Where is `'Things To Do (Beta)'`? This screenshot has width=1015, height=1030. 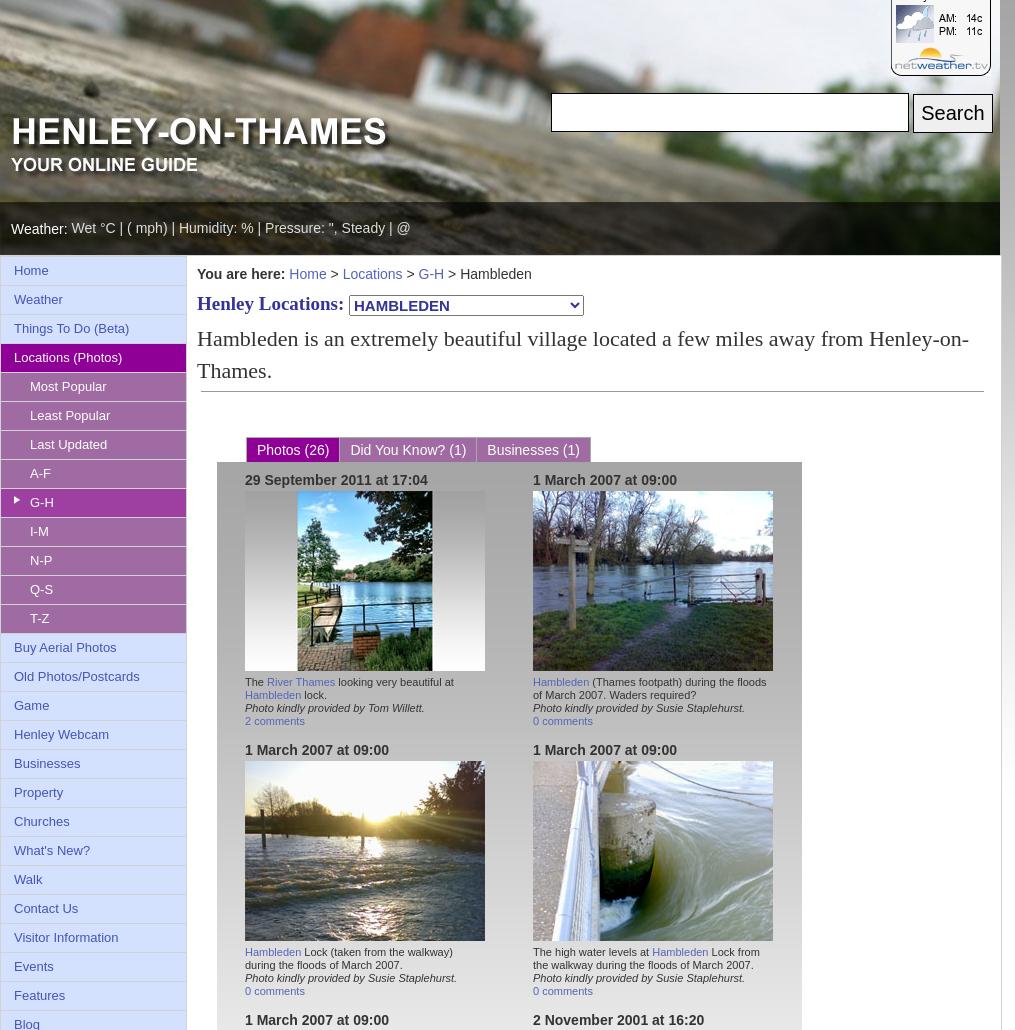
'Things To Do (Beta)' is located at coordinates (13, 327).